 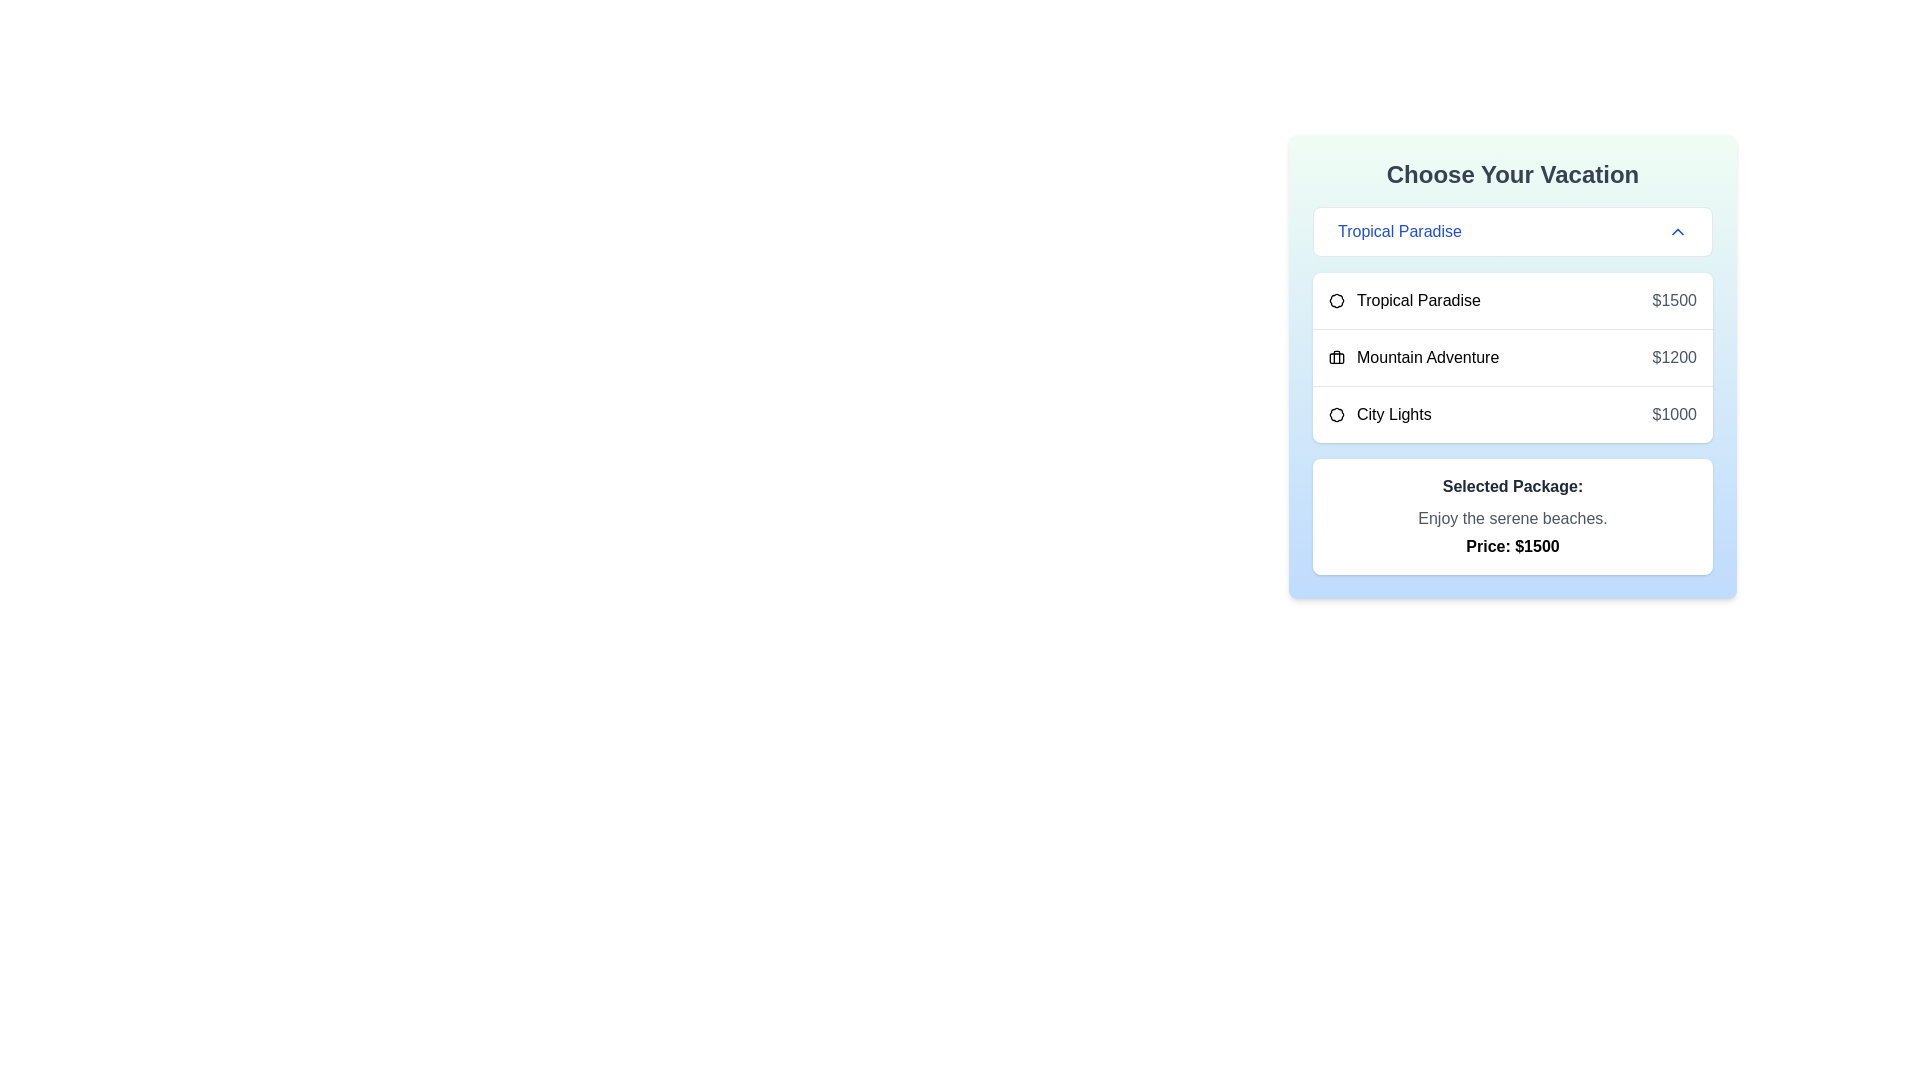 What do you see at coordinates (1337, 357) in the screenshot?
I see `the second icon in the 'Mountain Adventure' vacation option section, which is adjacent to the label 'Mountain Adventure'` at bounding box center [1337, 357].